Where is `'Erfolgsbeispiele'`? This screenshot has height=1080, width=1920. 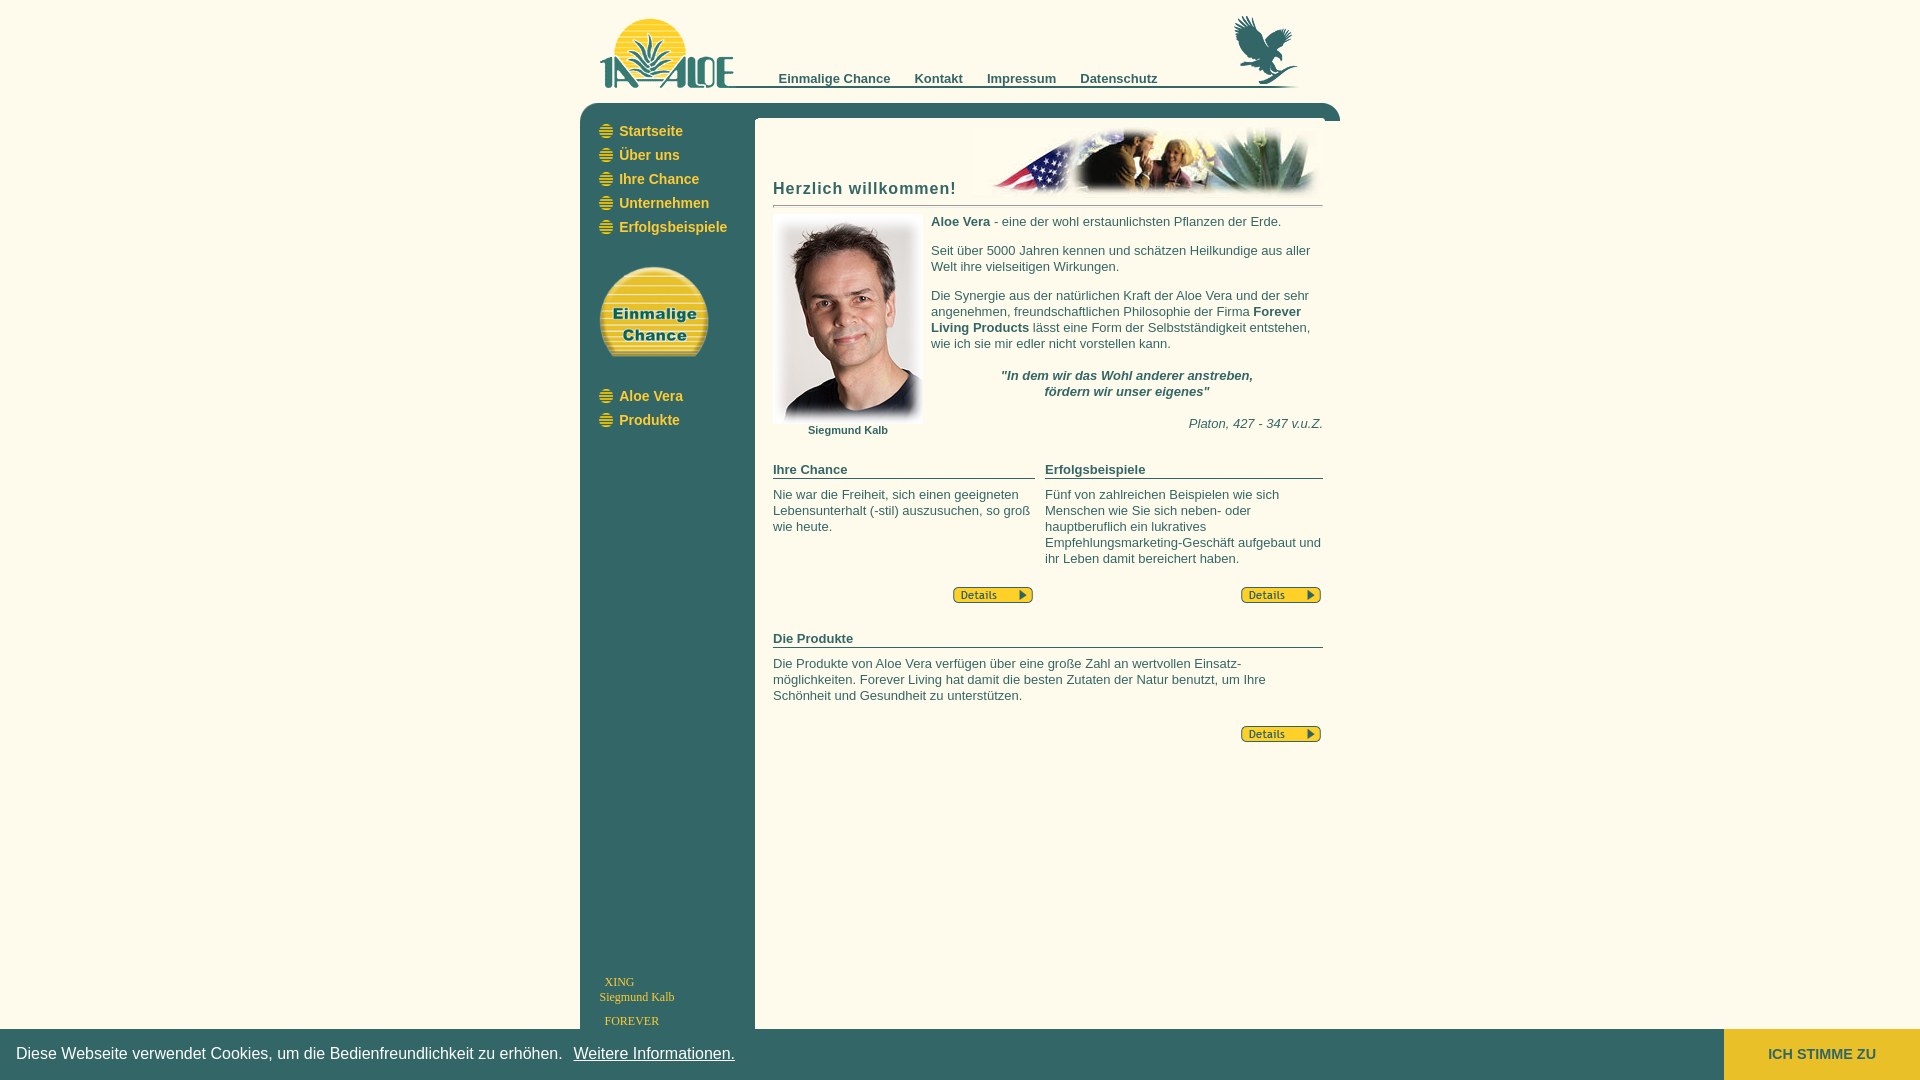 'Erfolgsbeispiele' is located at coordinates (618, 226).